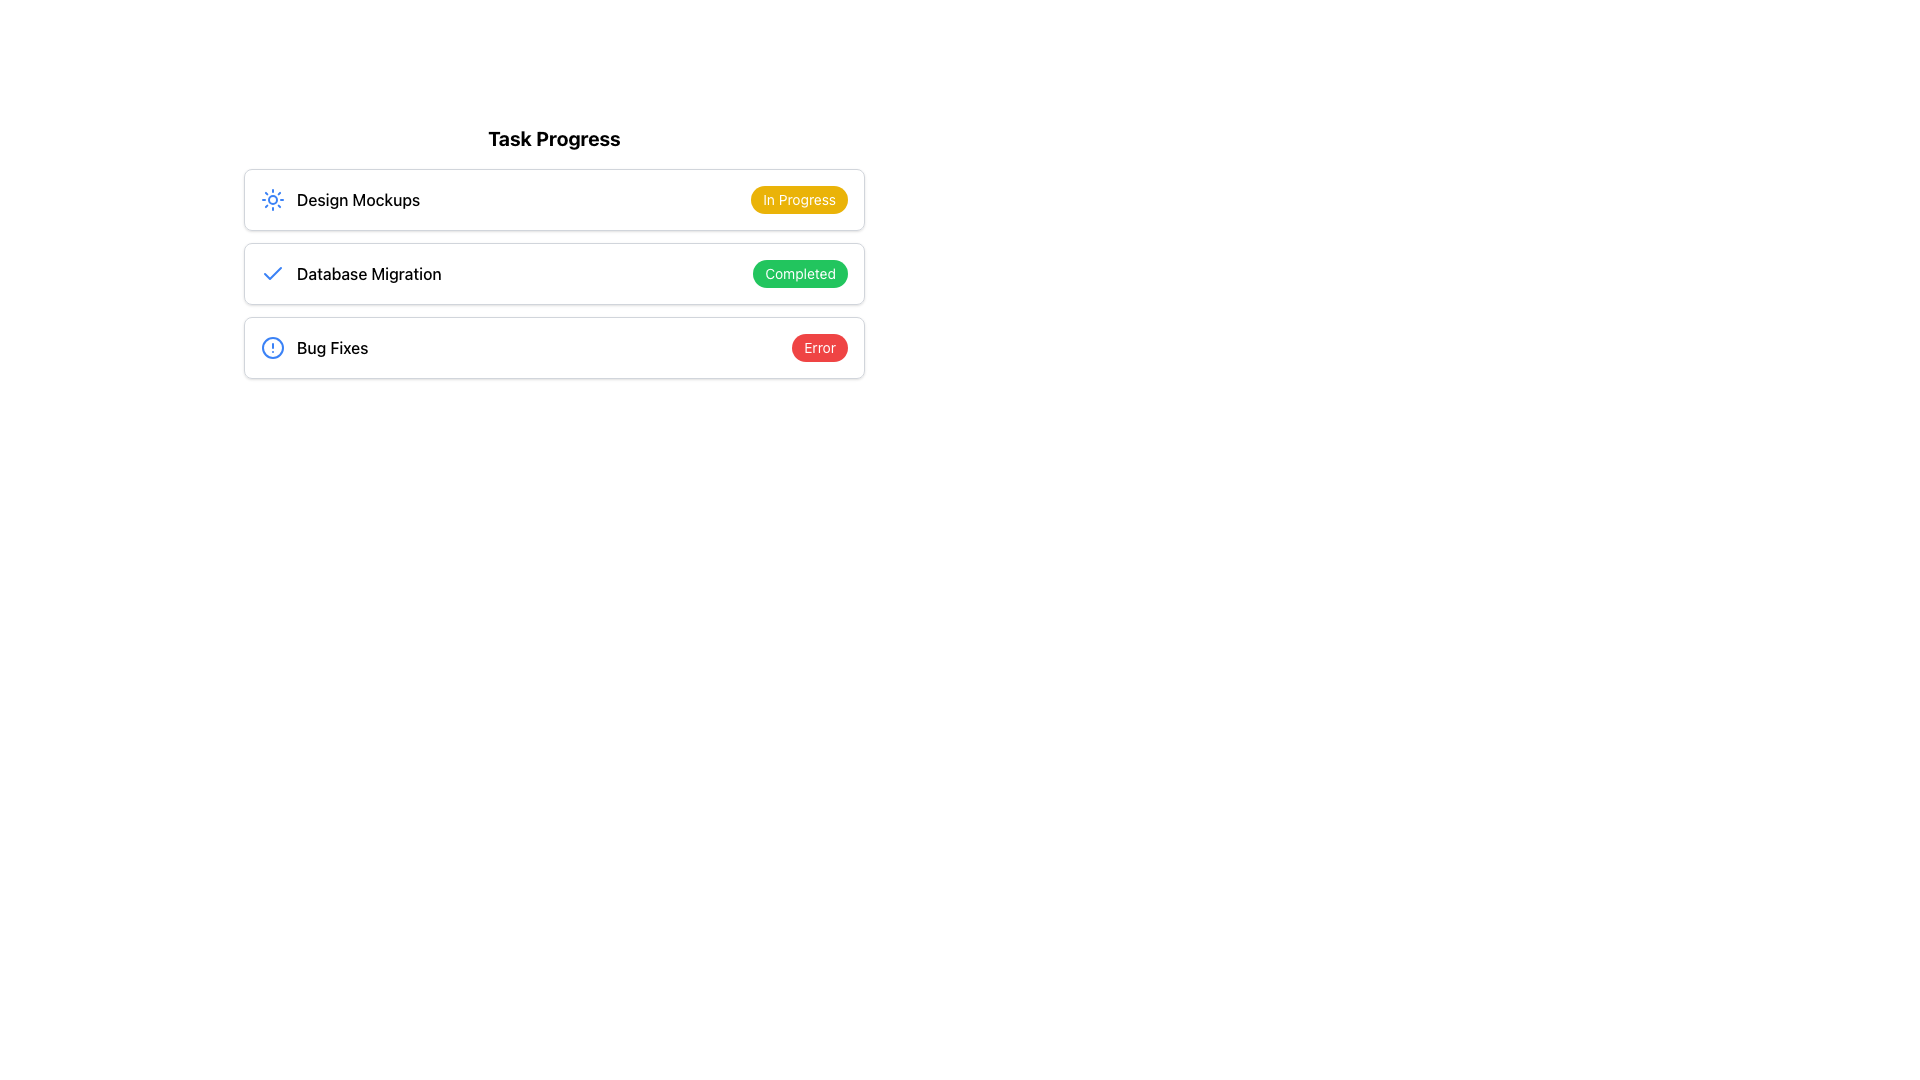 This screenshot has width=1920, height=1080. Describe the element at coordinates (272, 346) in the screenshot. I see `the icon representing the status of the 'Bug Fixes' task in the 'Task Progress' interface, located to the left of the text label 'Bug Fixes'` at that location.